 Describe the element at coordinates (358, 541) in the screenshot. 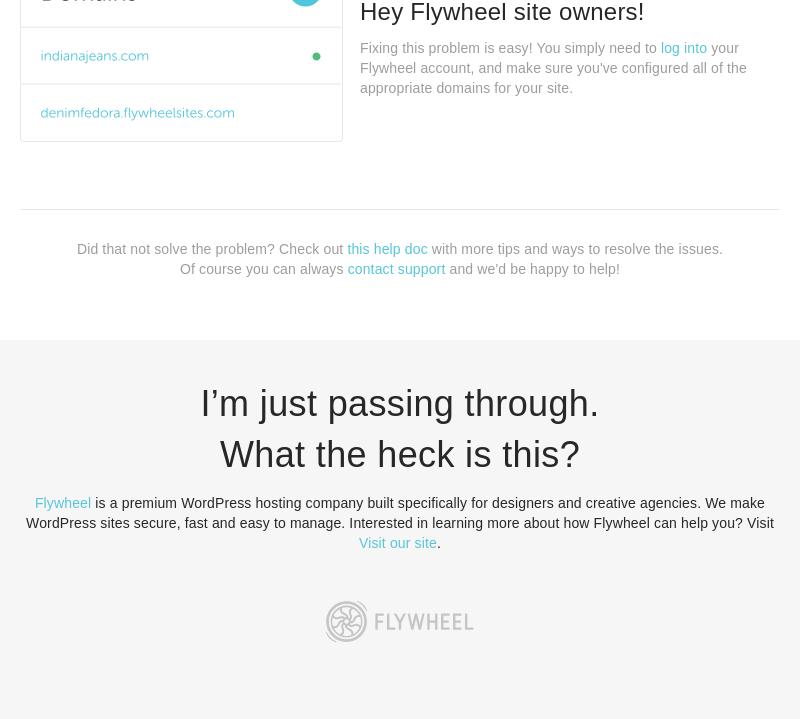

I see `'Visit our site'` at that location.